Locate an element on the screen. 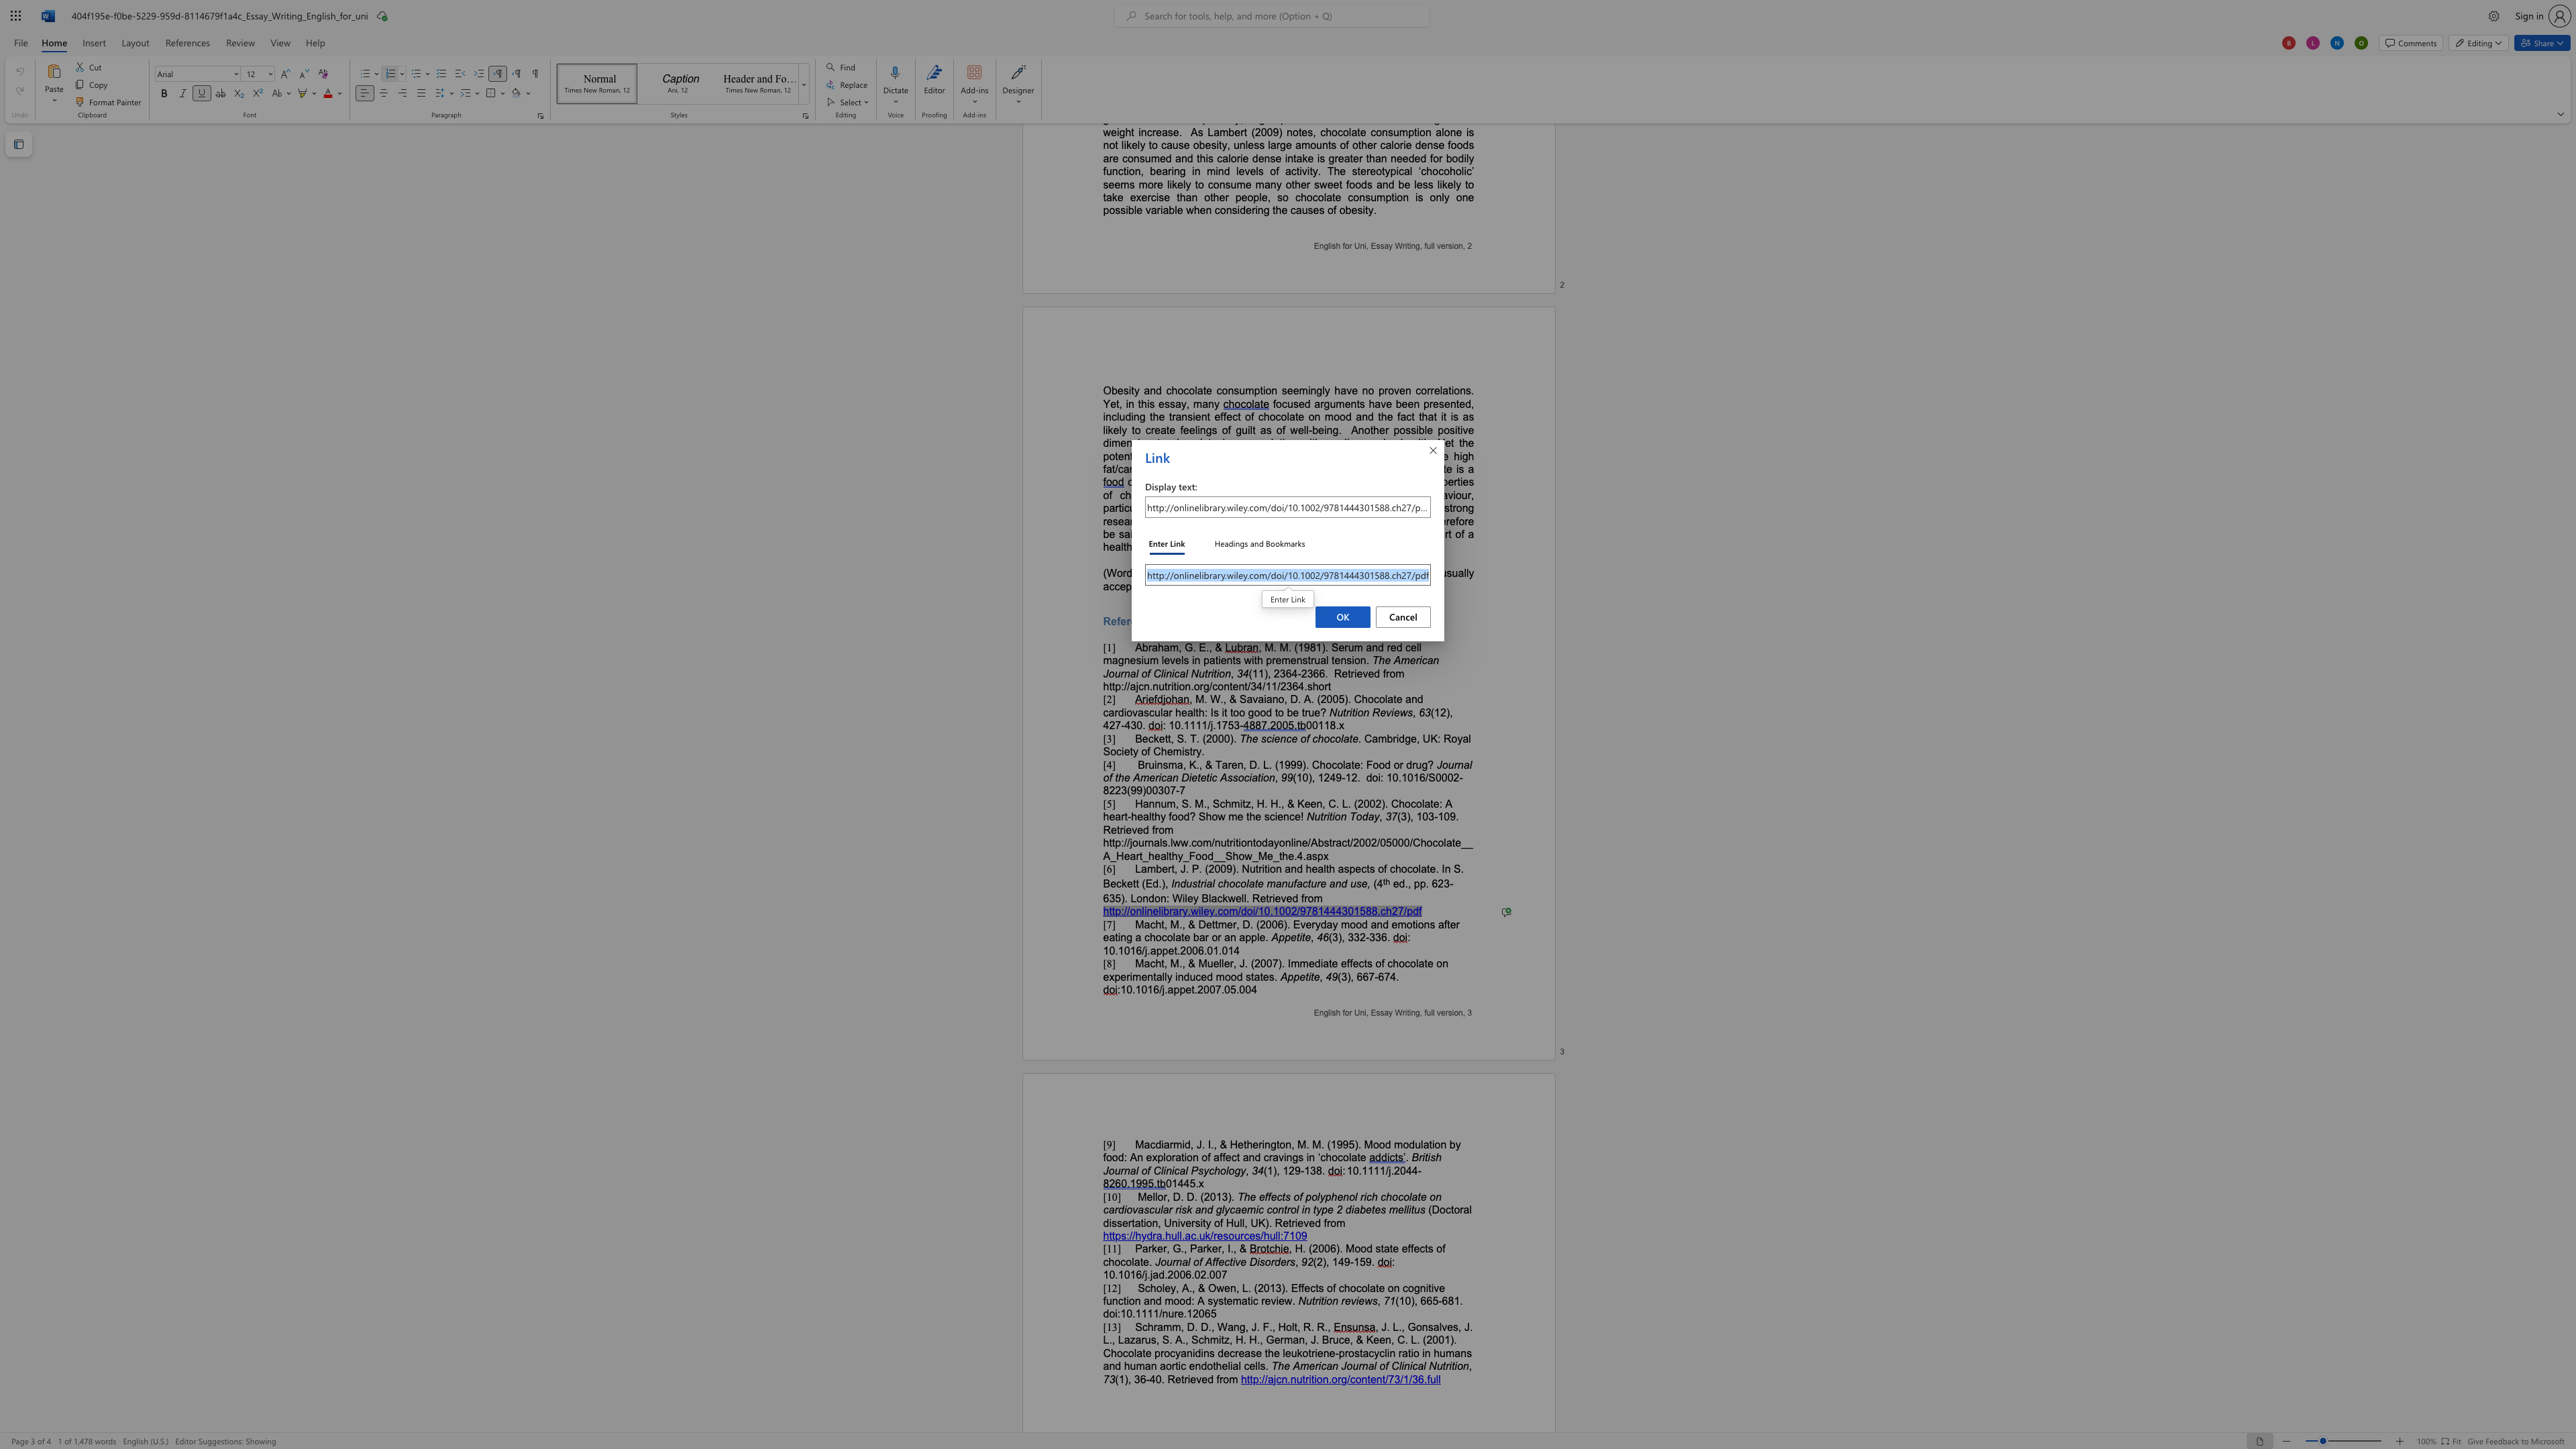 The height and width of the screenshot is (1449, 2576). the 2th character "6" in the text is located at coordinates (1428, 1301).